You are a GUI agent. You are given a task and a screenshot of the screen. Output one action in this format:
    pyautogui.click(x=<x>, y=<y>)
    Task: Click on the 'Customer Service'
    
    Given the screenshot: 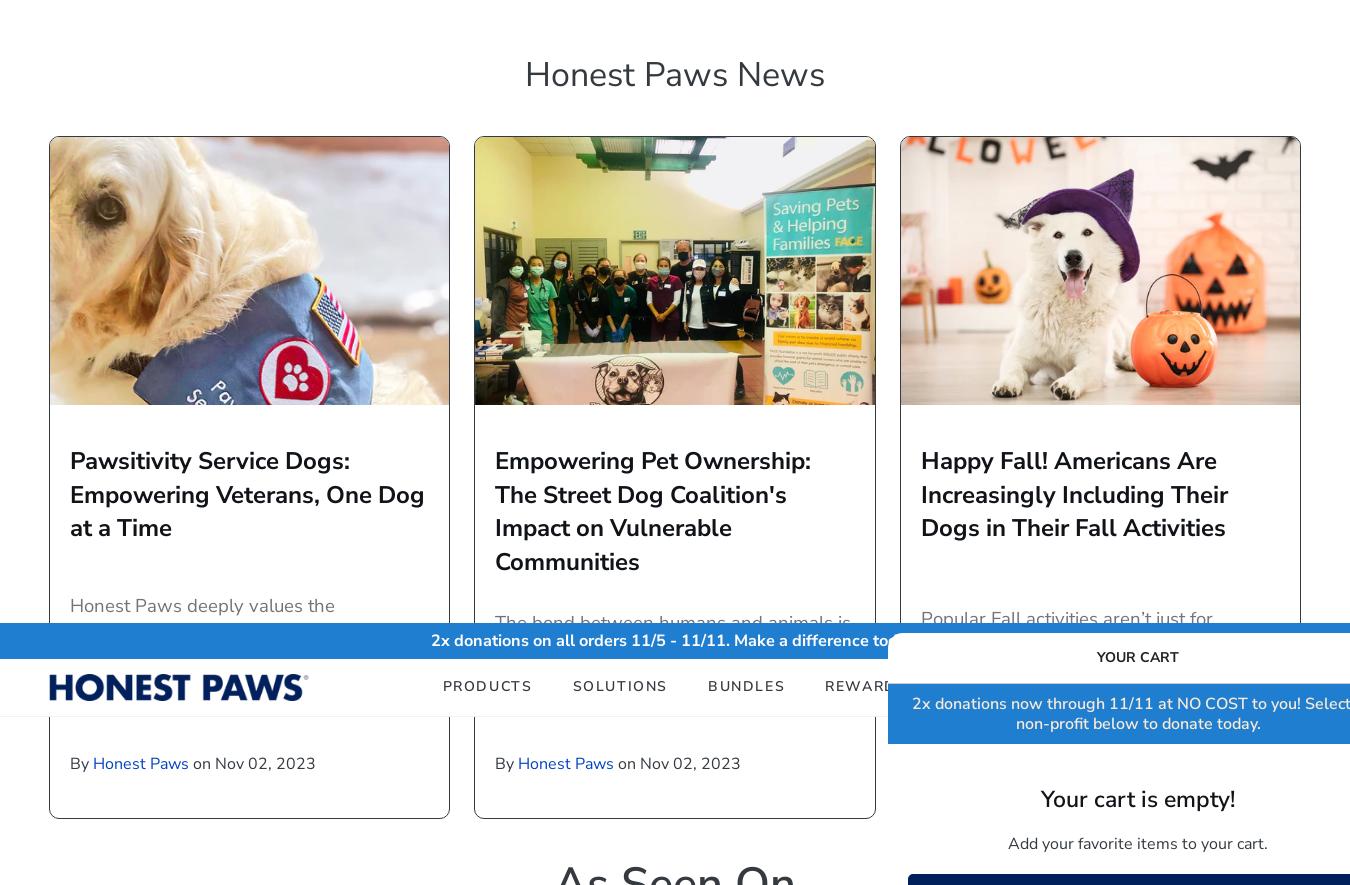 What is the action you would take?
    pyautogui.click(x=577, y=648)
    